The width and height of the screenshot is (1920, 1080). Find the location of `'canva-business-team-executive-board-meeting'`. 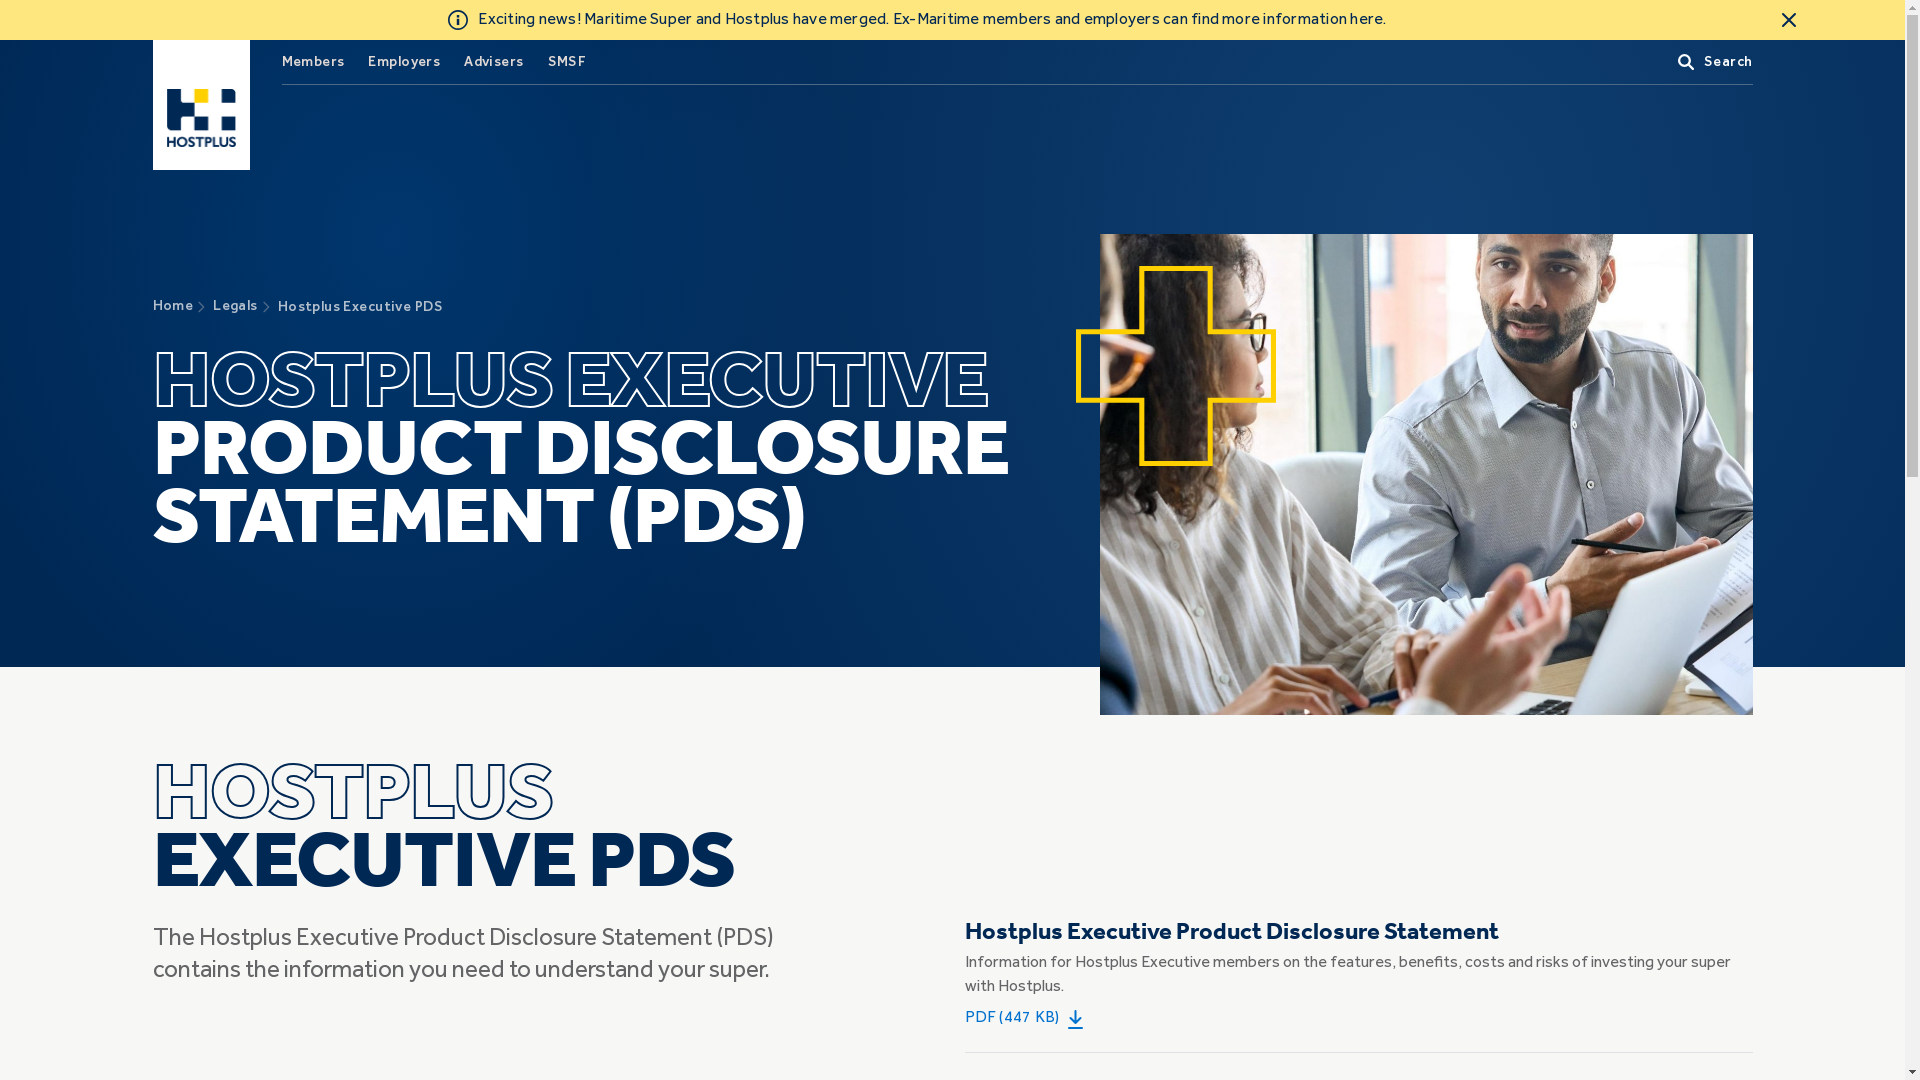

'canva-business-team-executive-board-meeting' is located at coordinates (1425, 474).